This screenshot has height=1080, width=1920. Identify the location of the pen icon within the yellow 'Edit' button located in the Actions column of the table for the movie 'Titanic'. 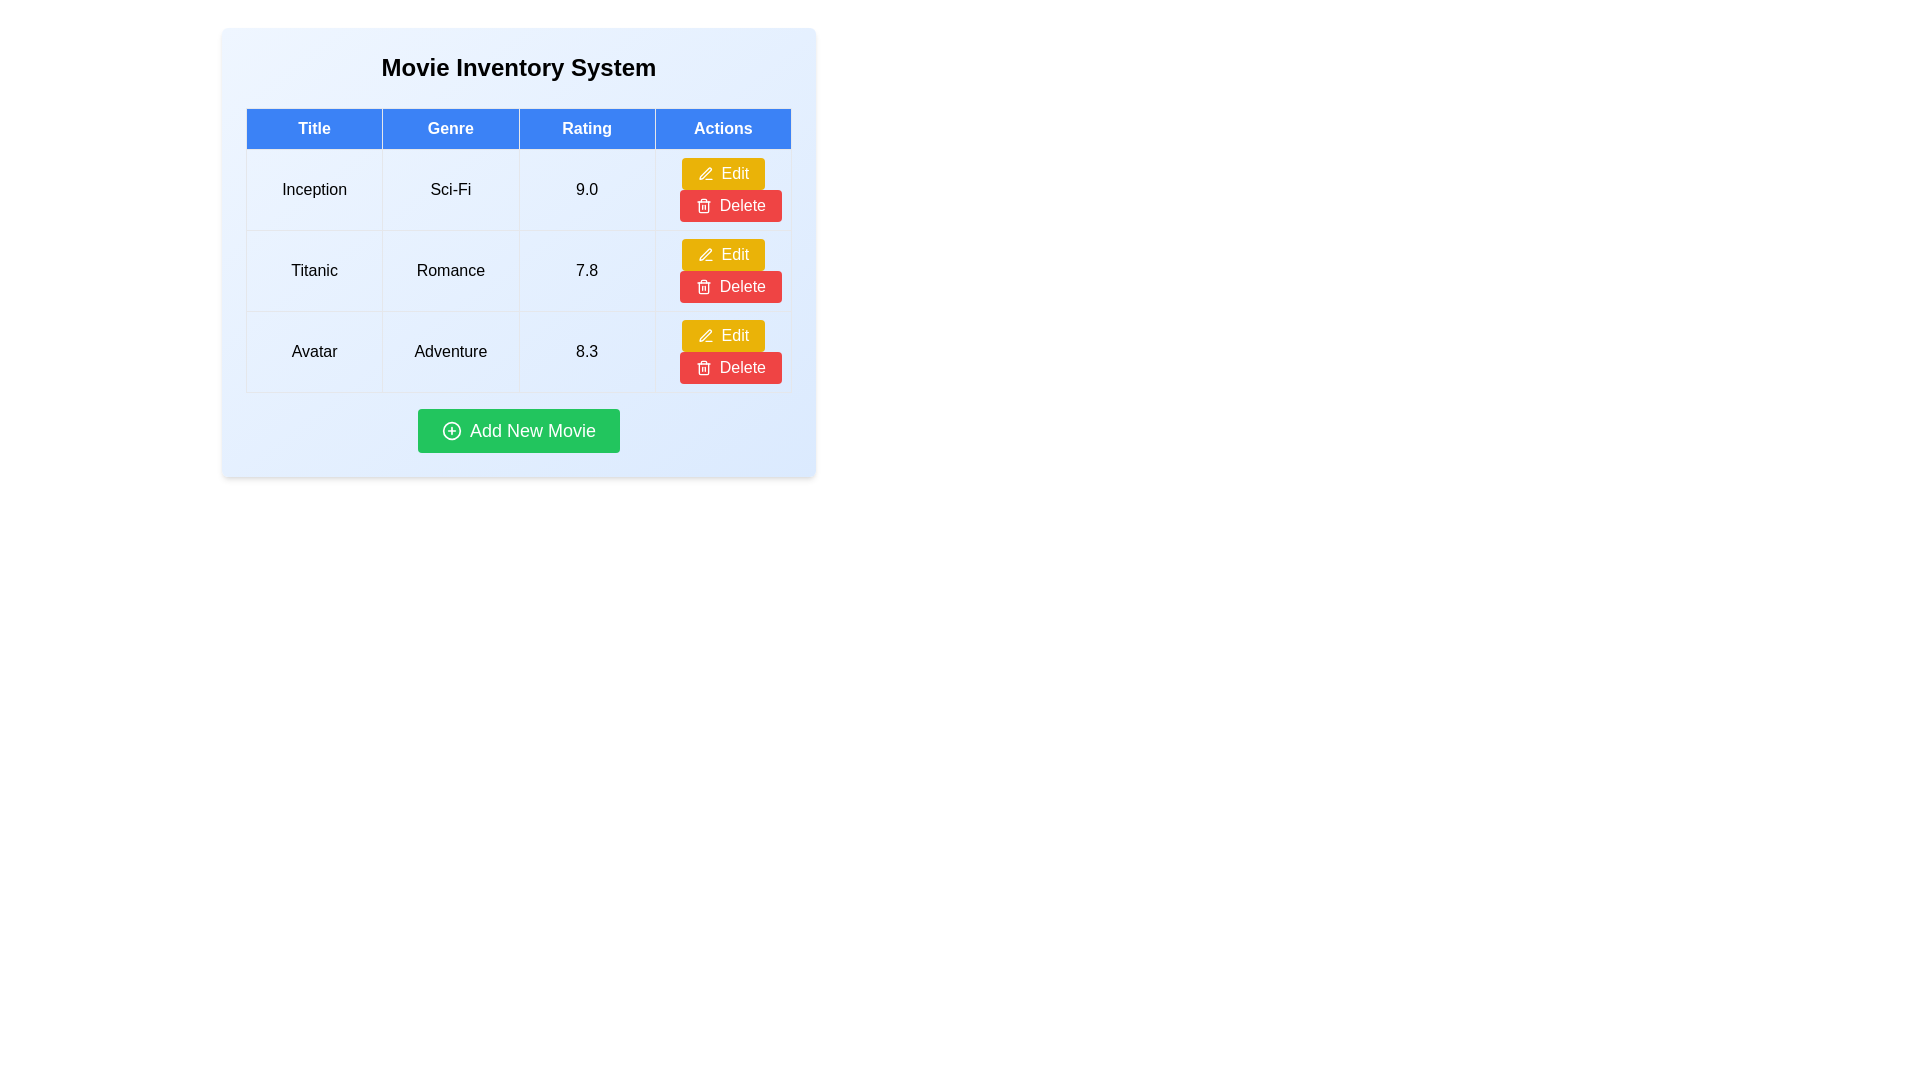
(705, 253).